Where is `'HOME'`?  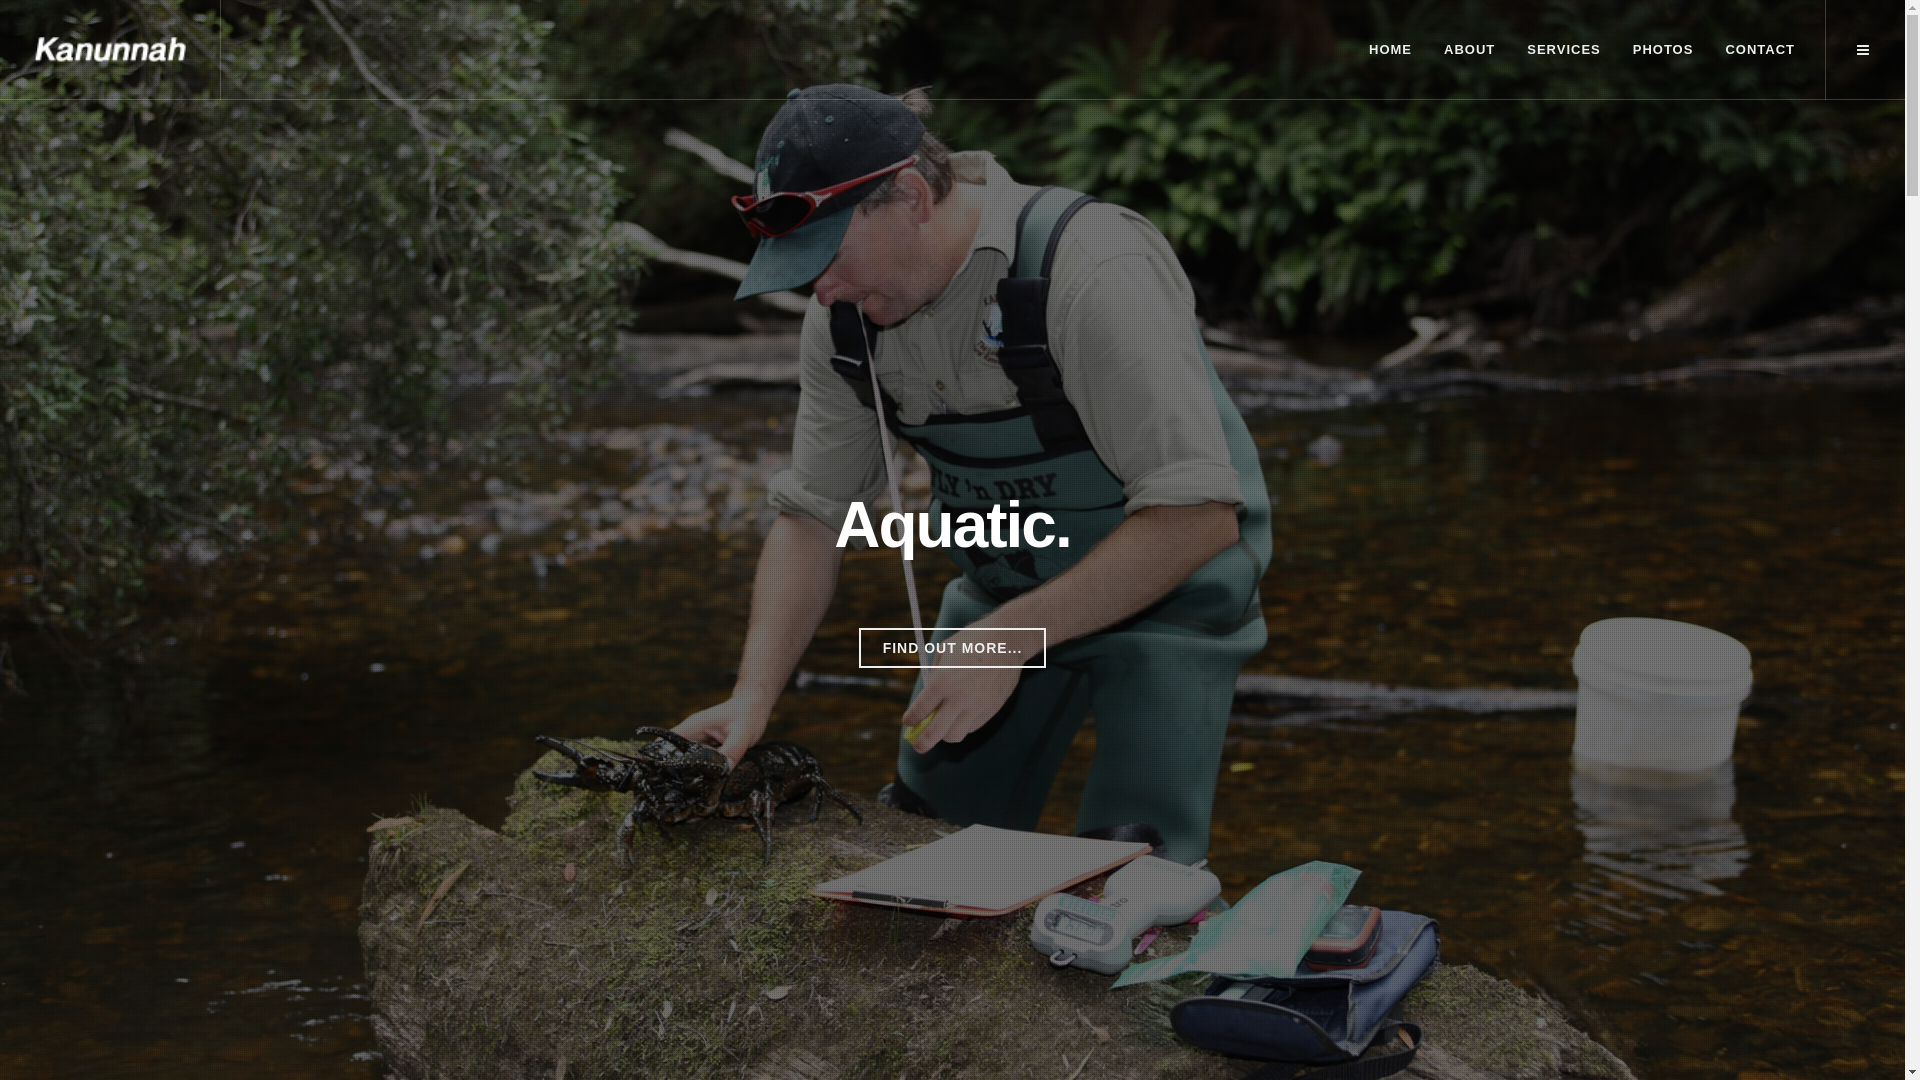
'HOME' is located at coordinates (1389, 49).